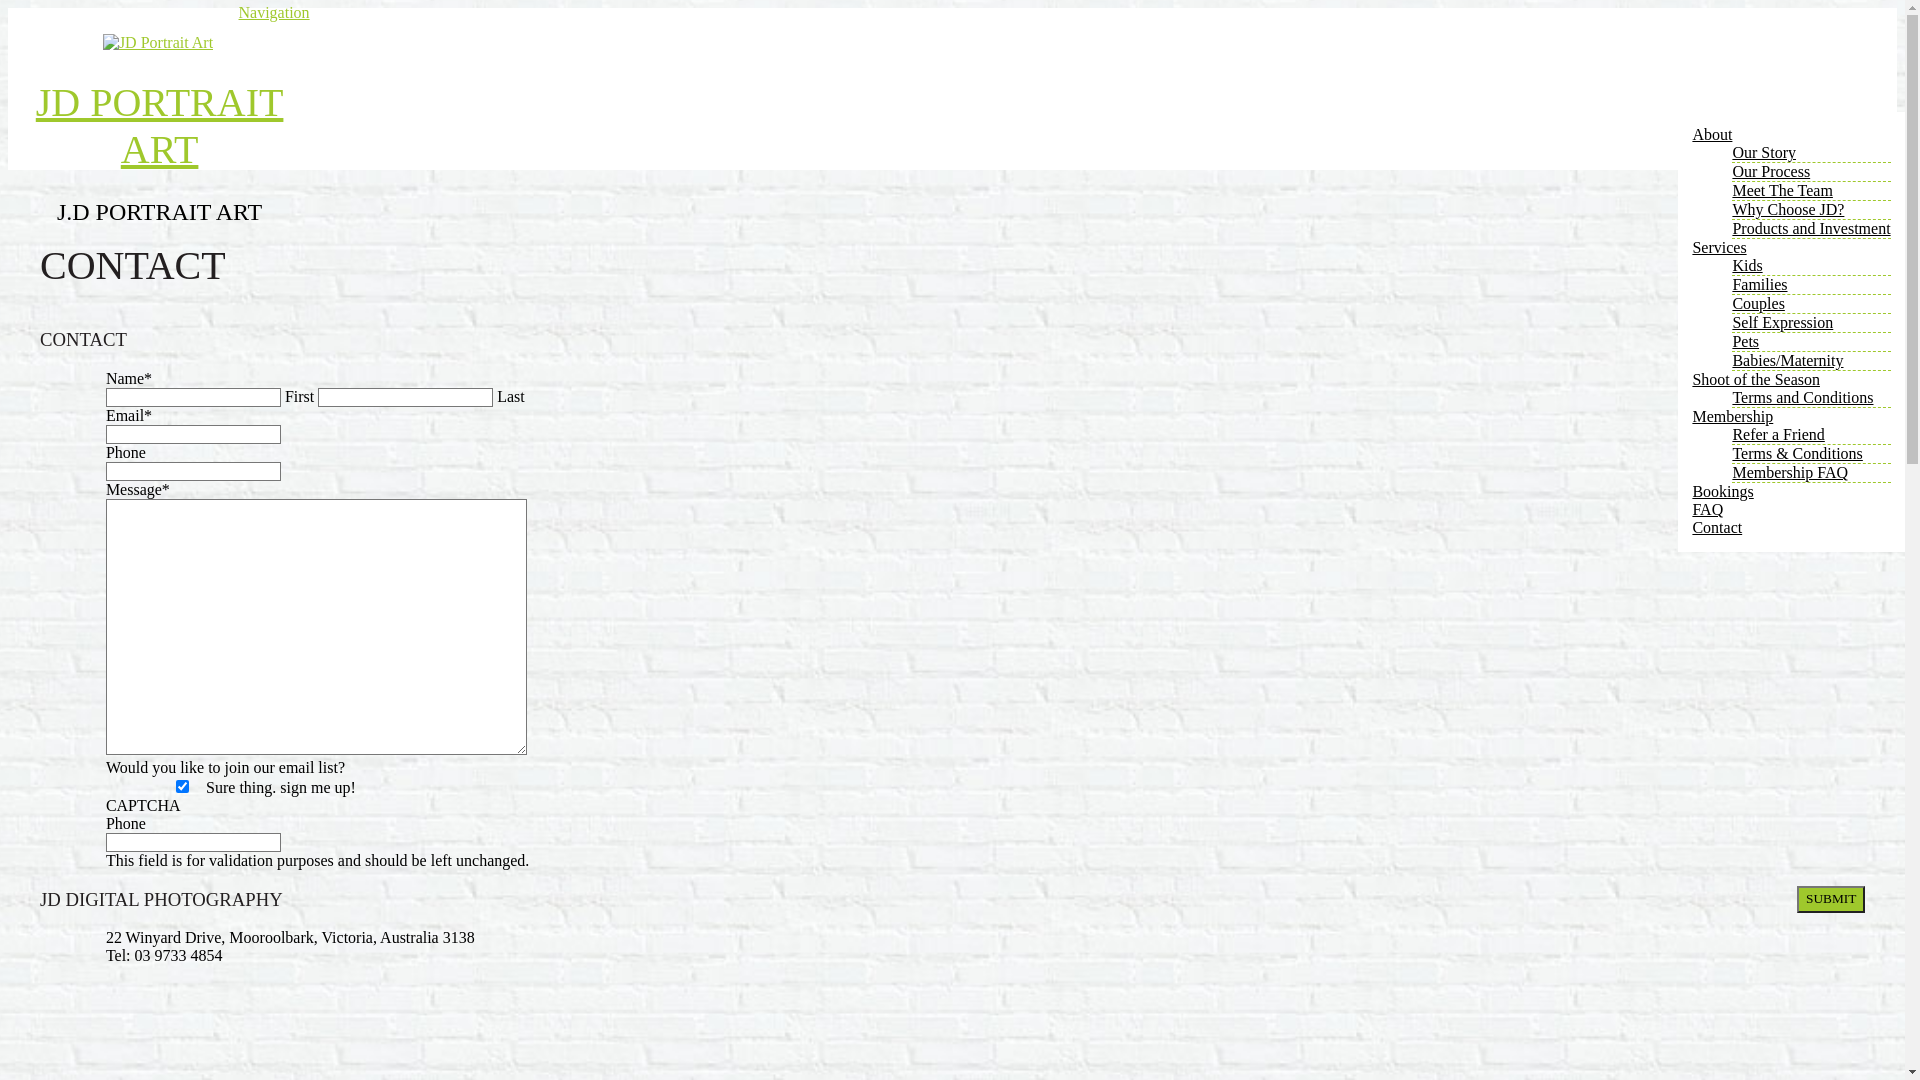 The width and height of the screenshot is (1920, 1080). I want to click on 'Membership', so click(1731, 415).